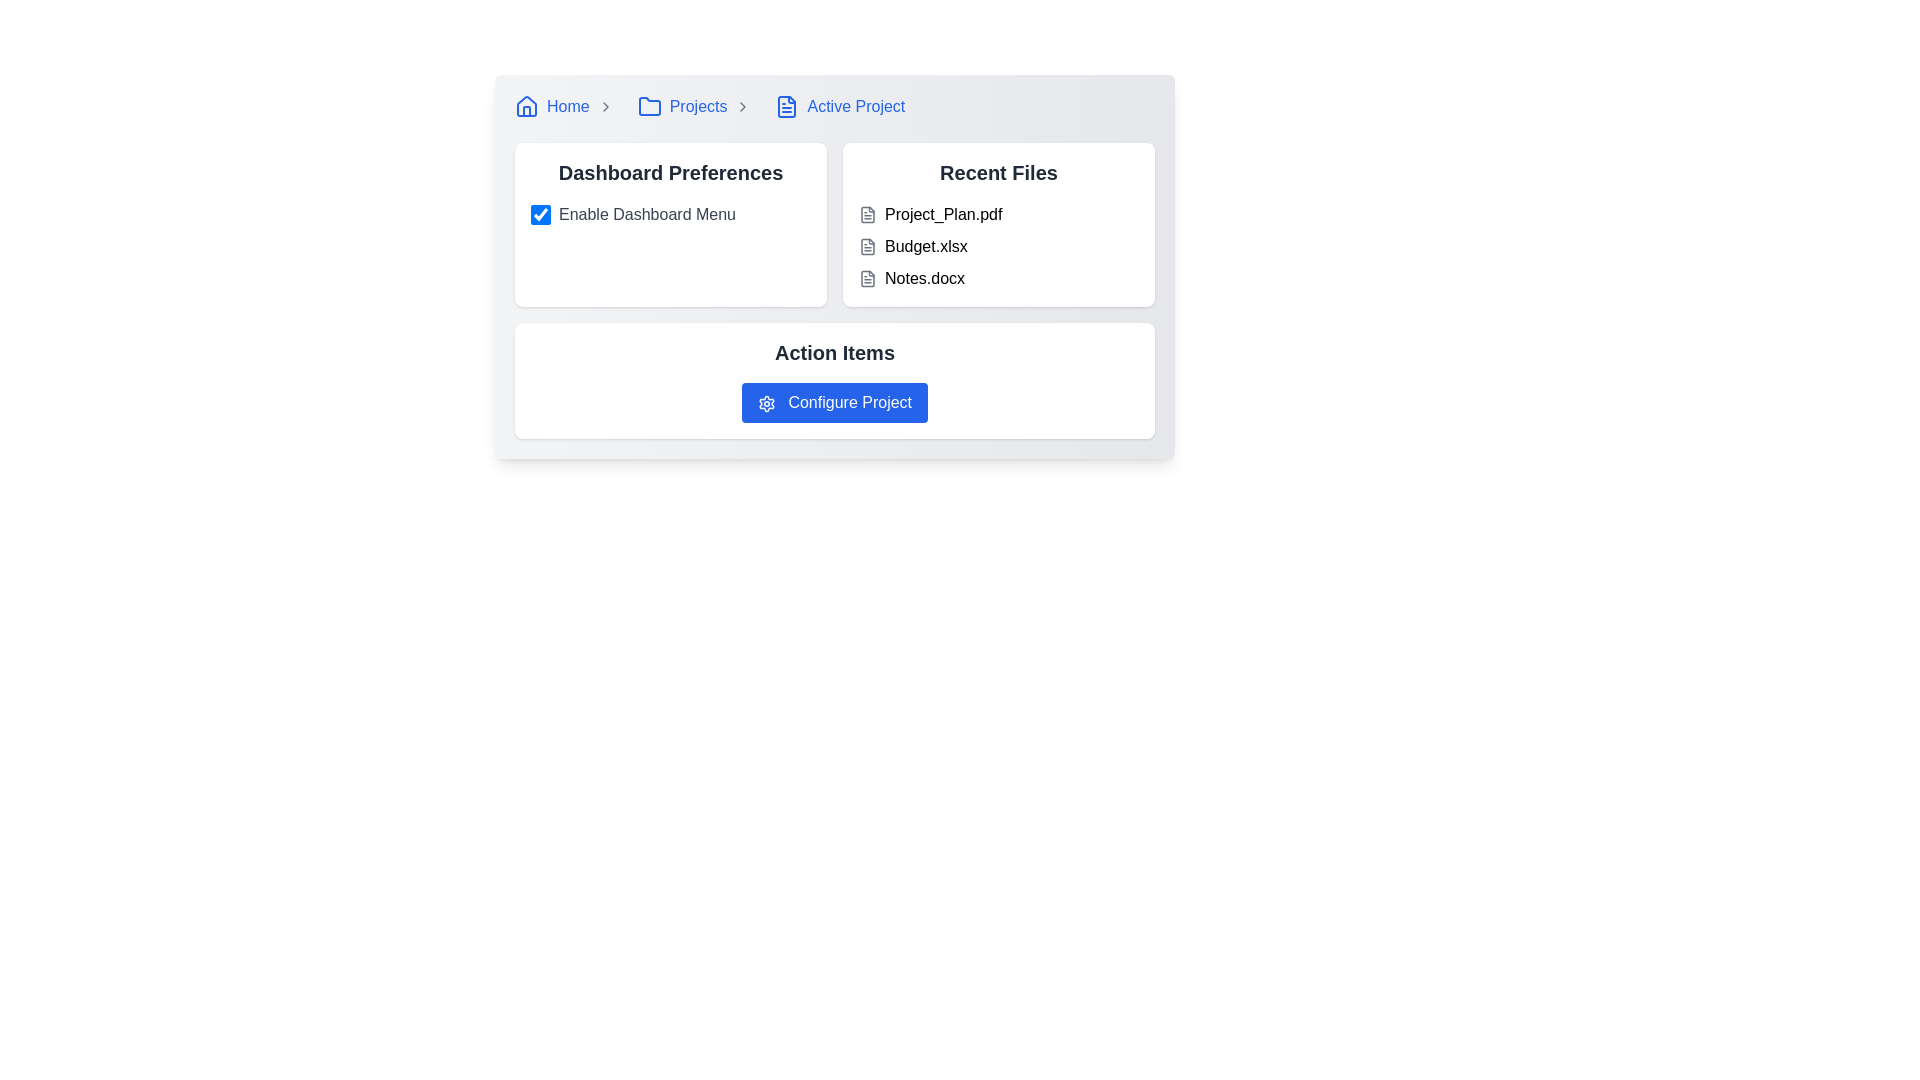  What do you see at coordinates (868, 278) in the screenshot?
I see `the file outline icon representing 'Notes.docx' located in the 'Recent Files' section, which is positioned immediately before the text label 'Notes.docx'` at bounding box center [868, 278].